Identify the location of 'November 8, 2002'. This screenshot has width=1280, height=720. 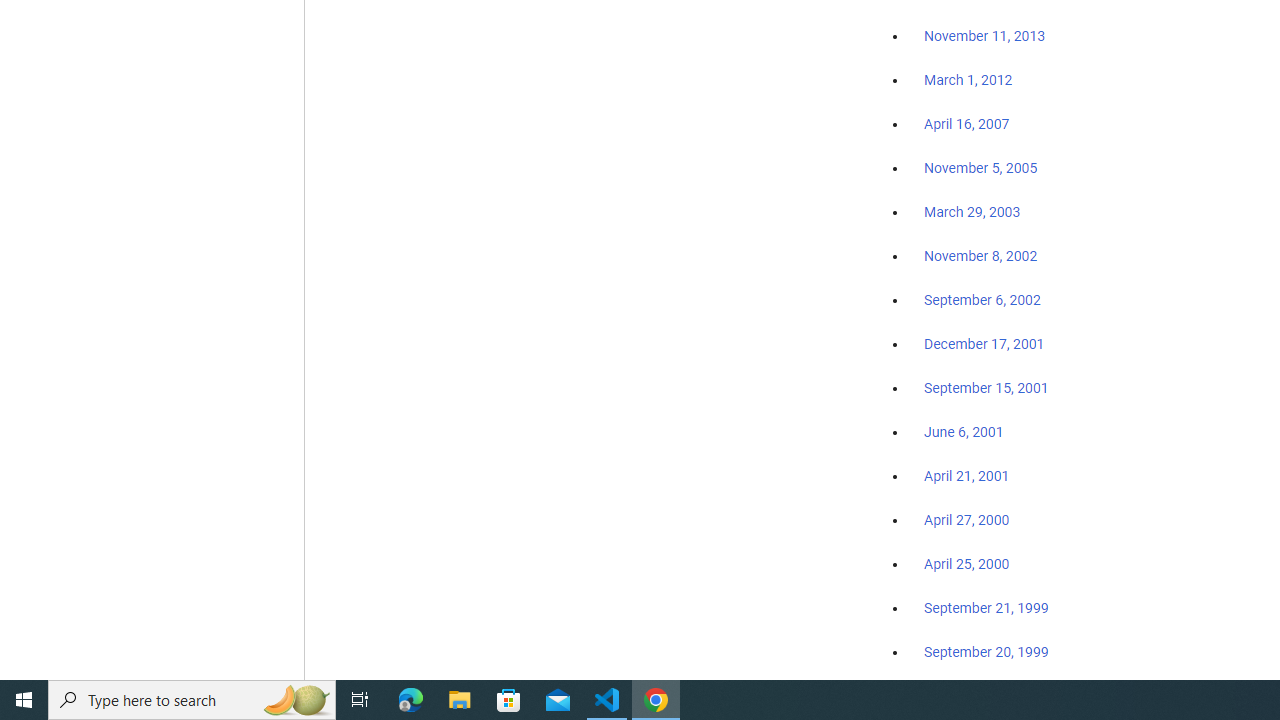
(981, 255).